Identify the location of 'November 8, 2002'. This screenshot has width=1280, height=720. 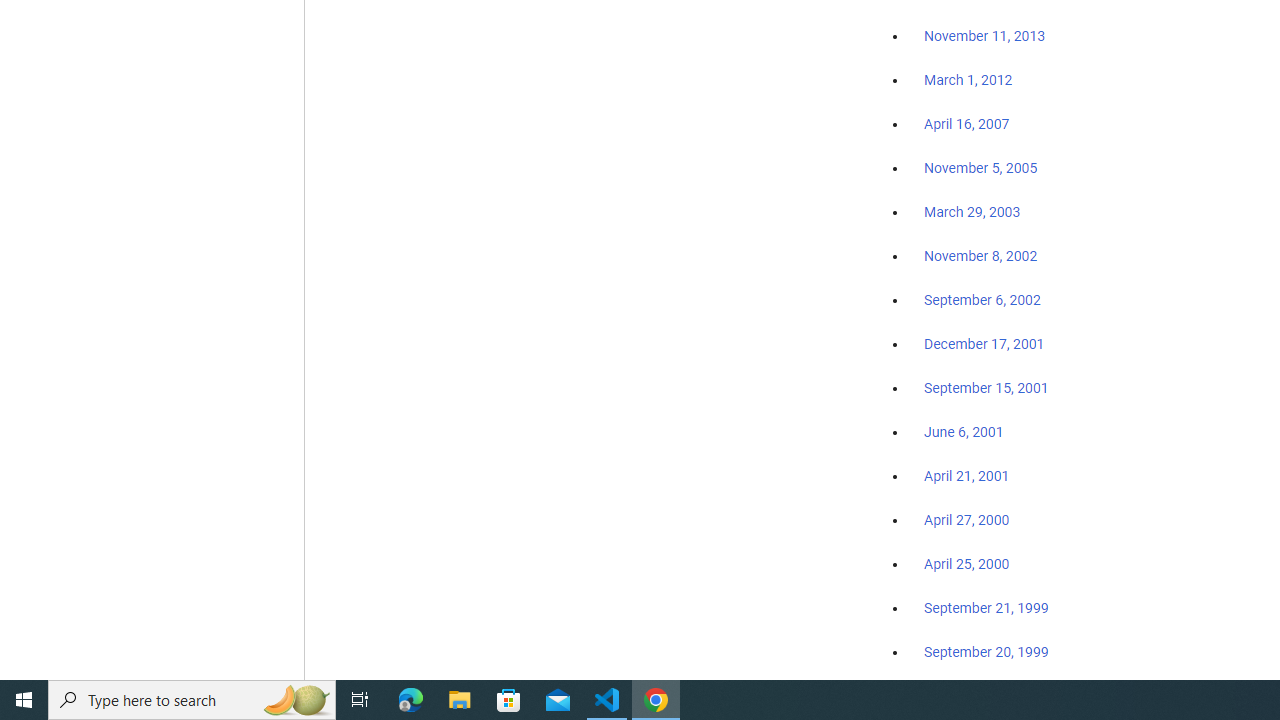
(981, 255).